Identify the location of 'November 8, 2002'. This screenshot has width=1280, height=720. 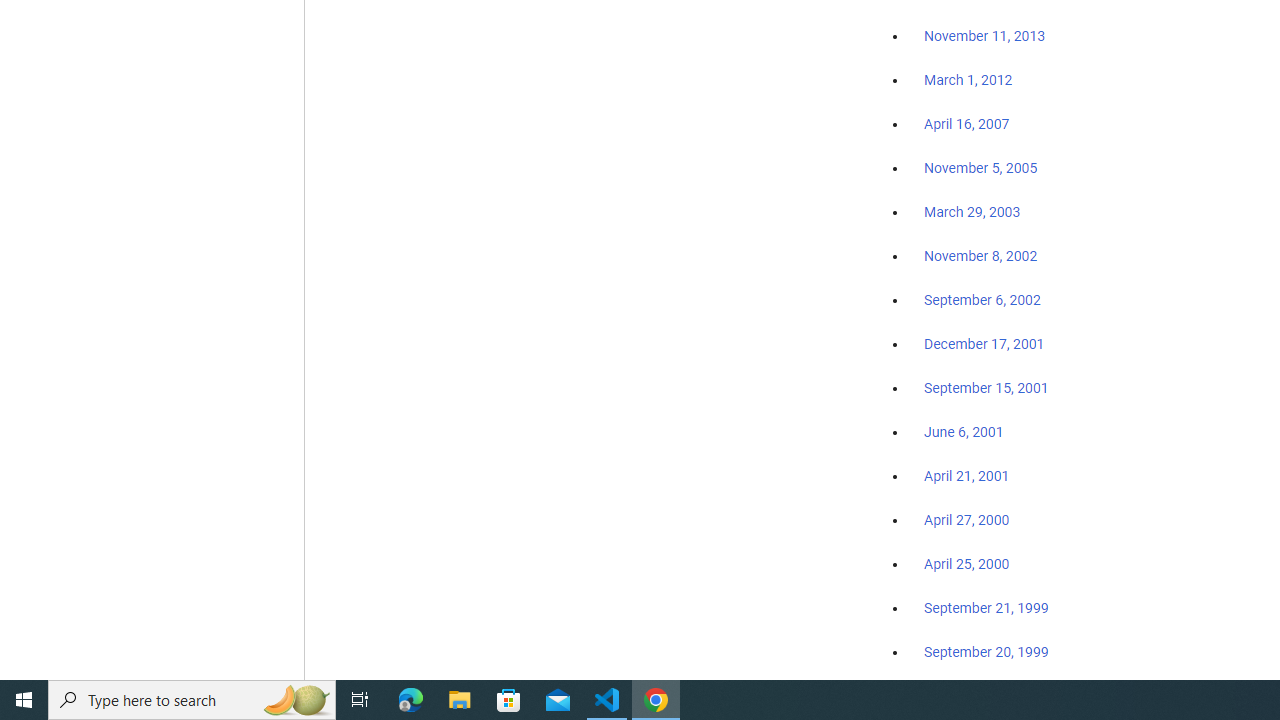
(981, 255).